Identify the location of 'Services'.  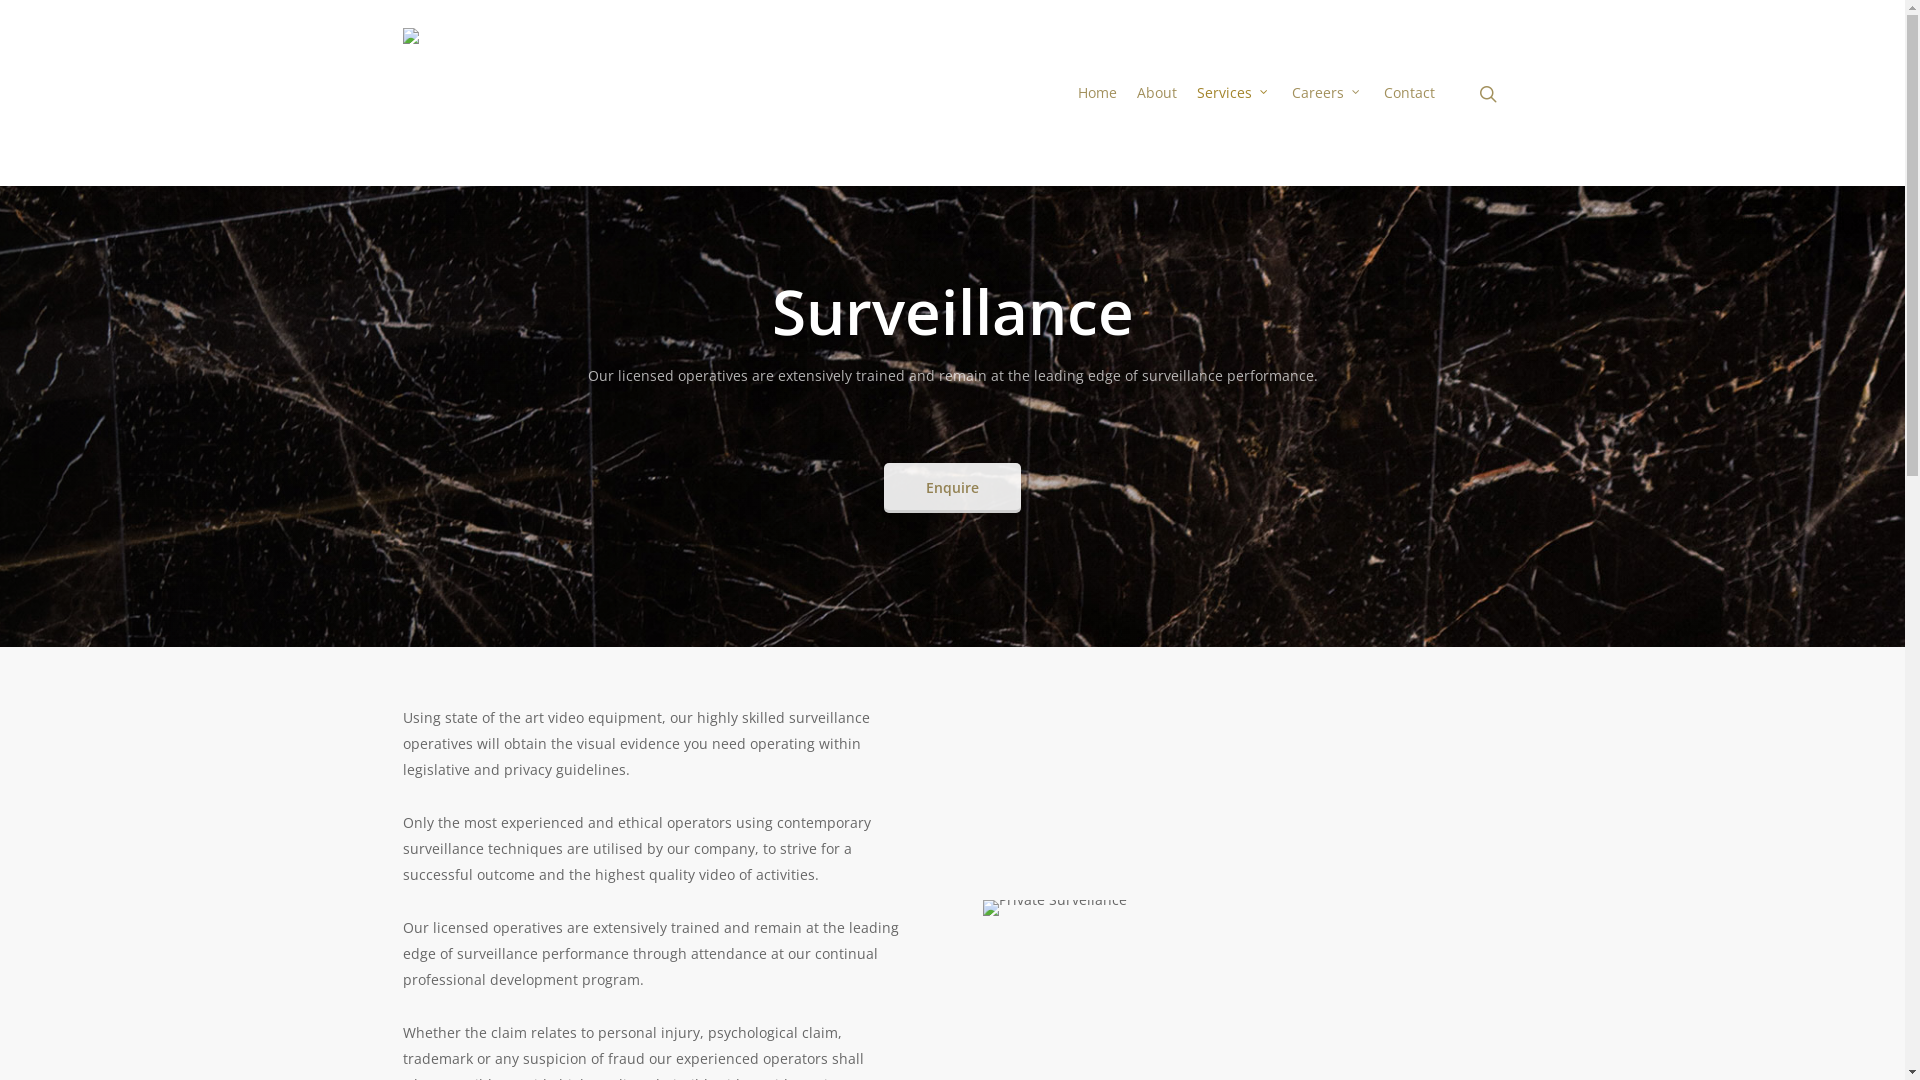
(1232, 92).